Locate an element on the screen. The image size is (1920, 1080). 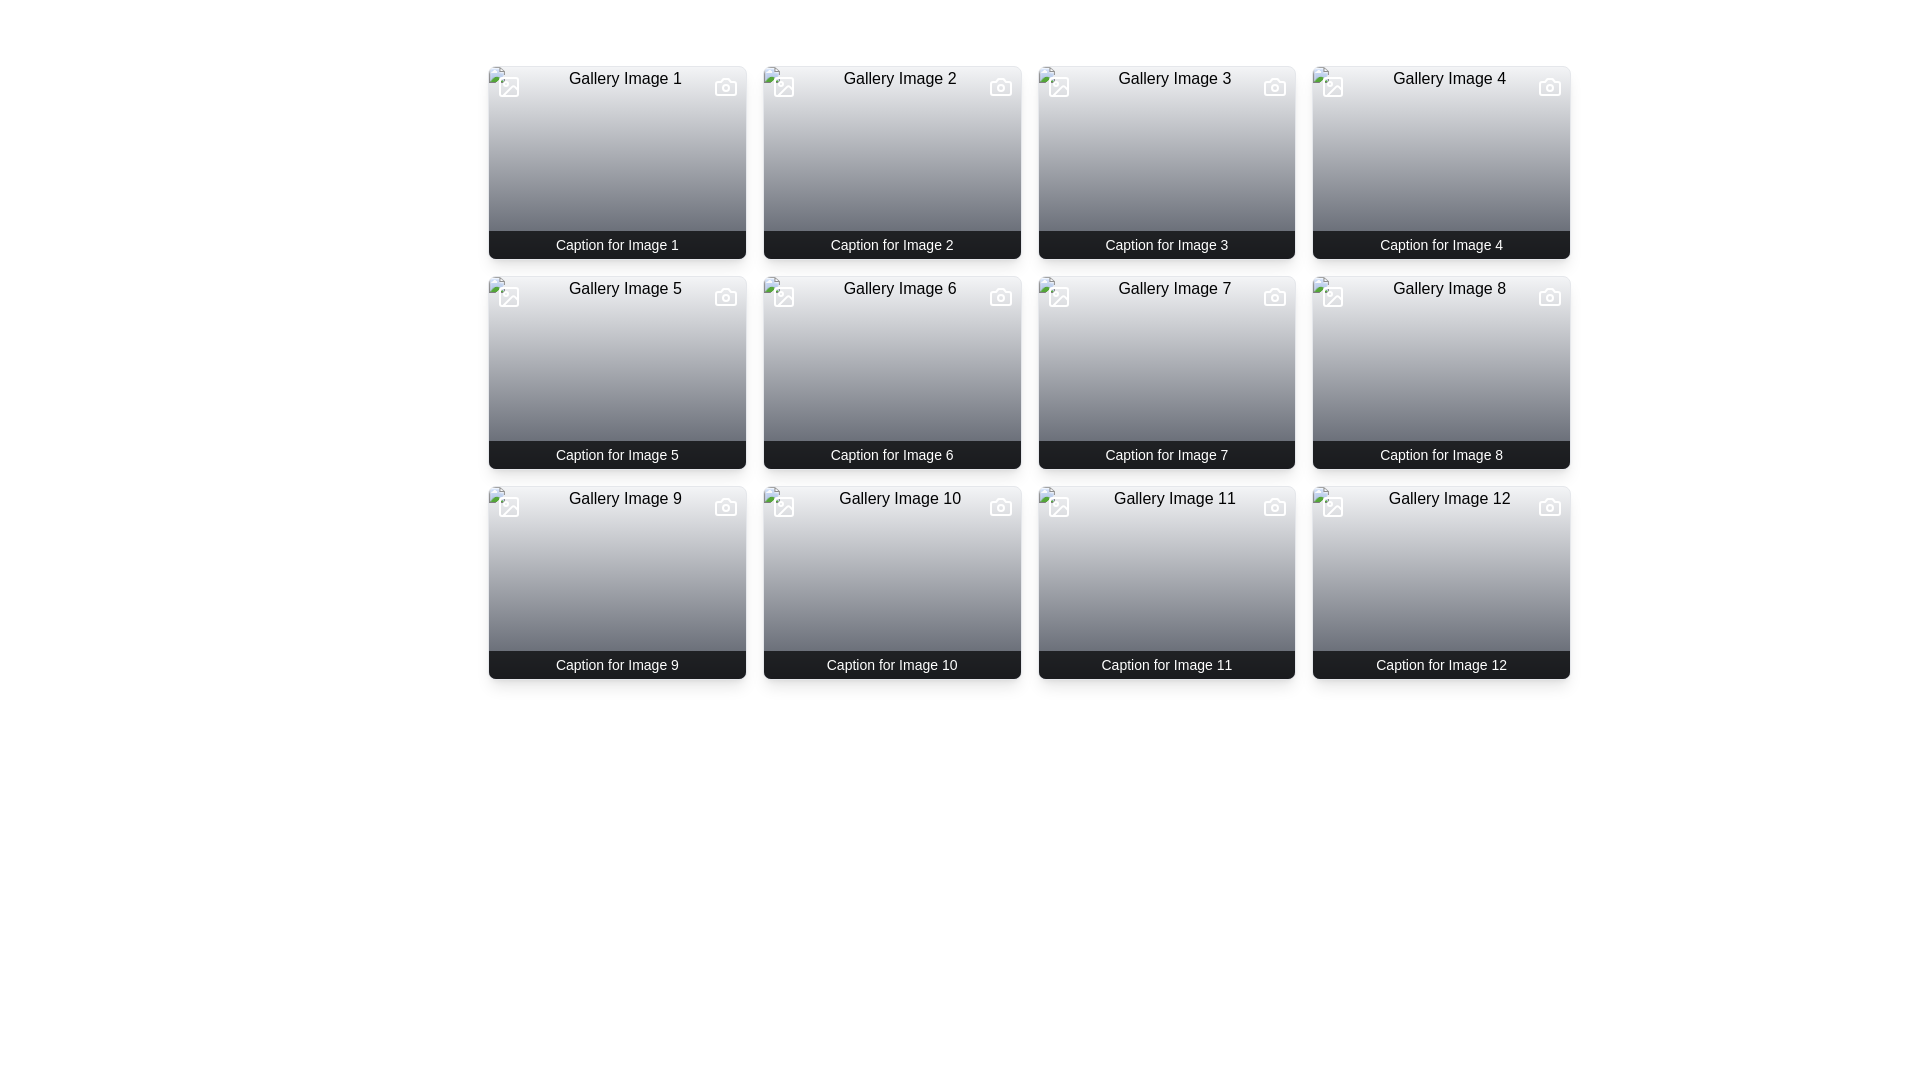
the icon located in the upper-left corner of the third image in a 4x3 grid layout, adjacent to the text 'Gallery Image 3' is located at coordinates (1059, 91).